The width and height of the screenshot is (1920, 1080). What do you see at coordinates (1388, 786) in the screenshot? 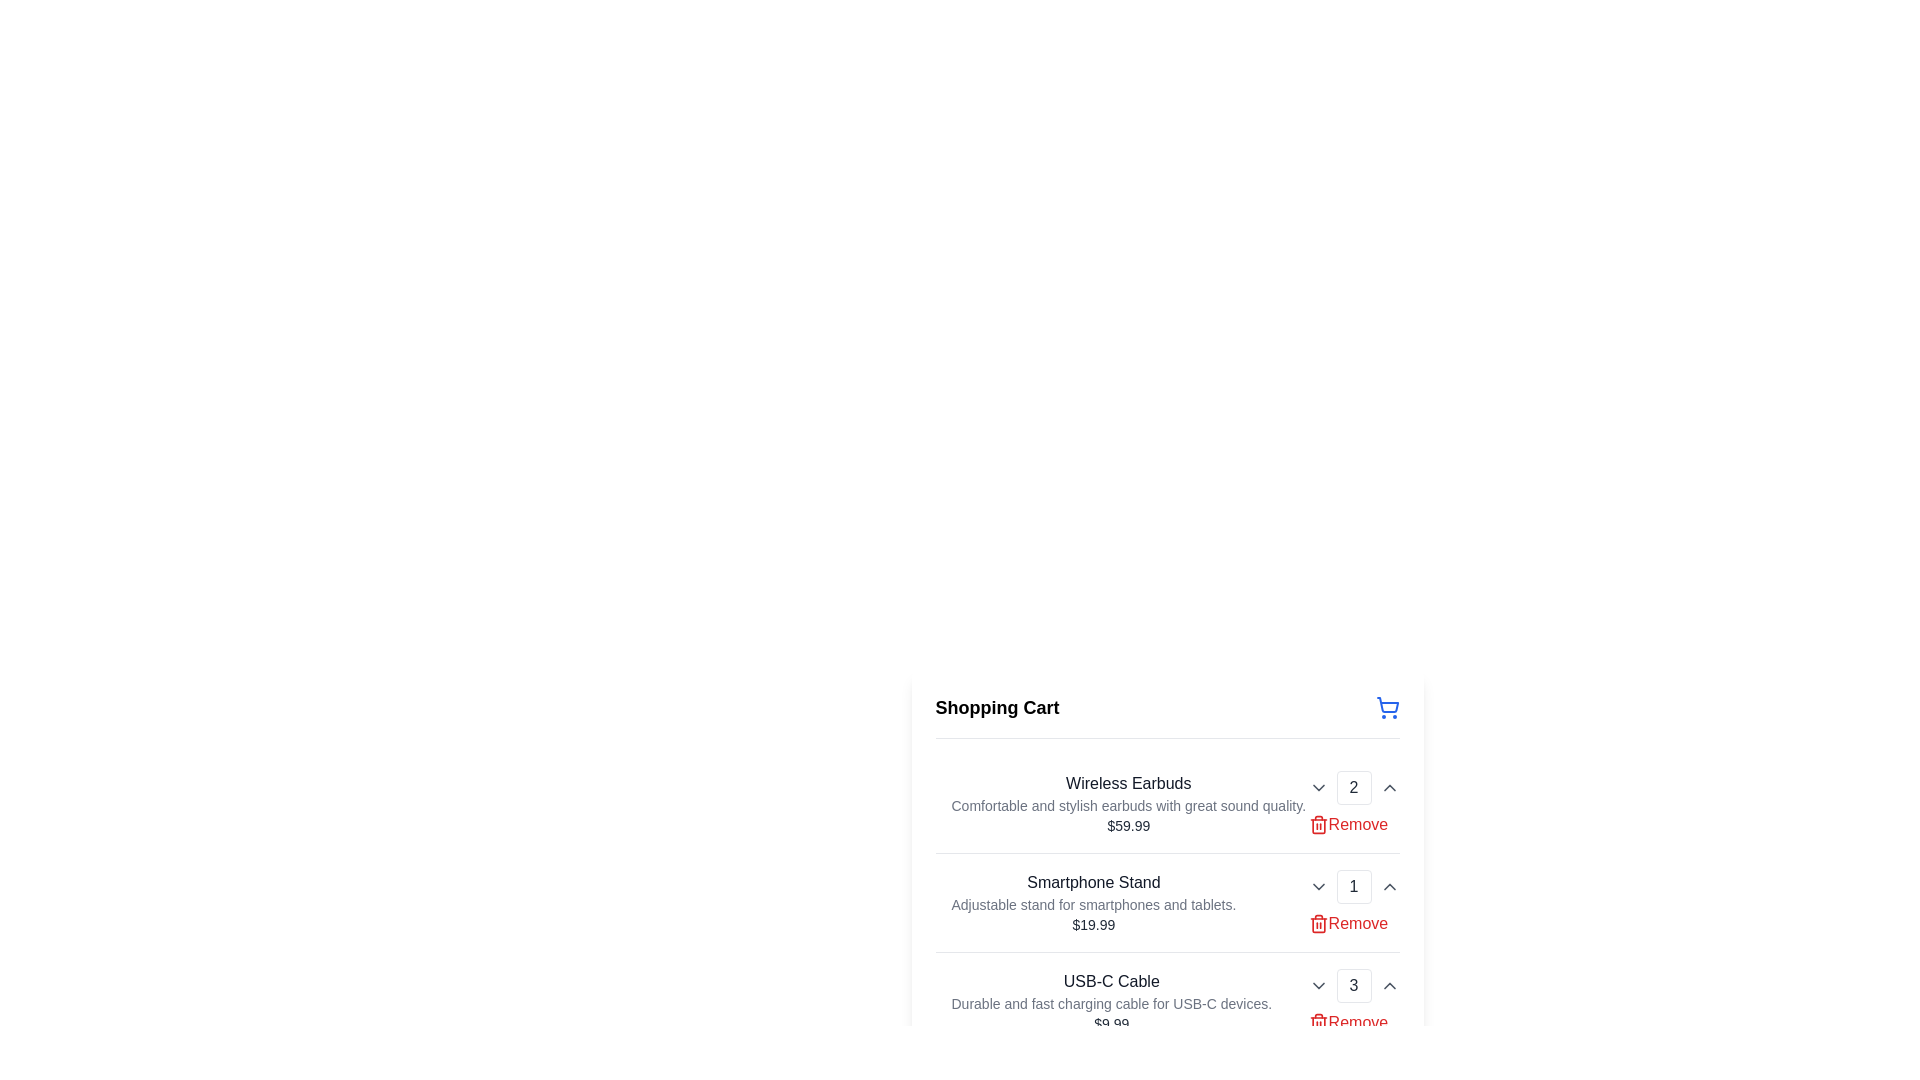
I see `the button to the right of the quantity '2' for the 'Wireless Earbuds' in the shopping cart to increase the item quantity` at bounding box center [1388, 786].